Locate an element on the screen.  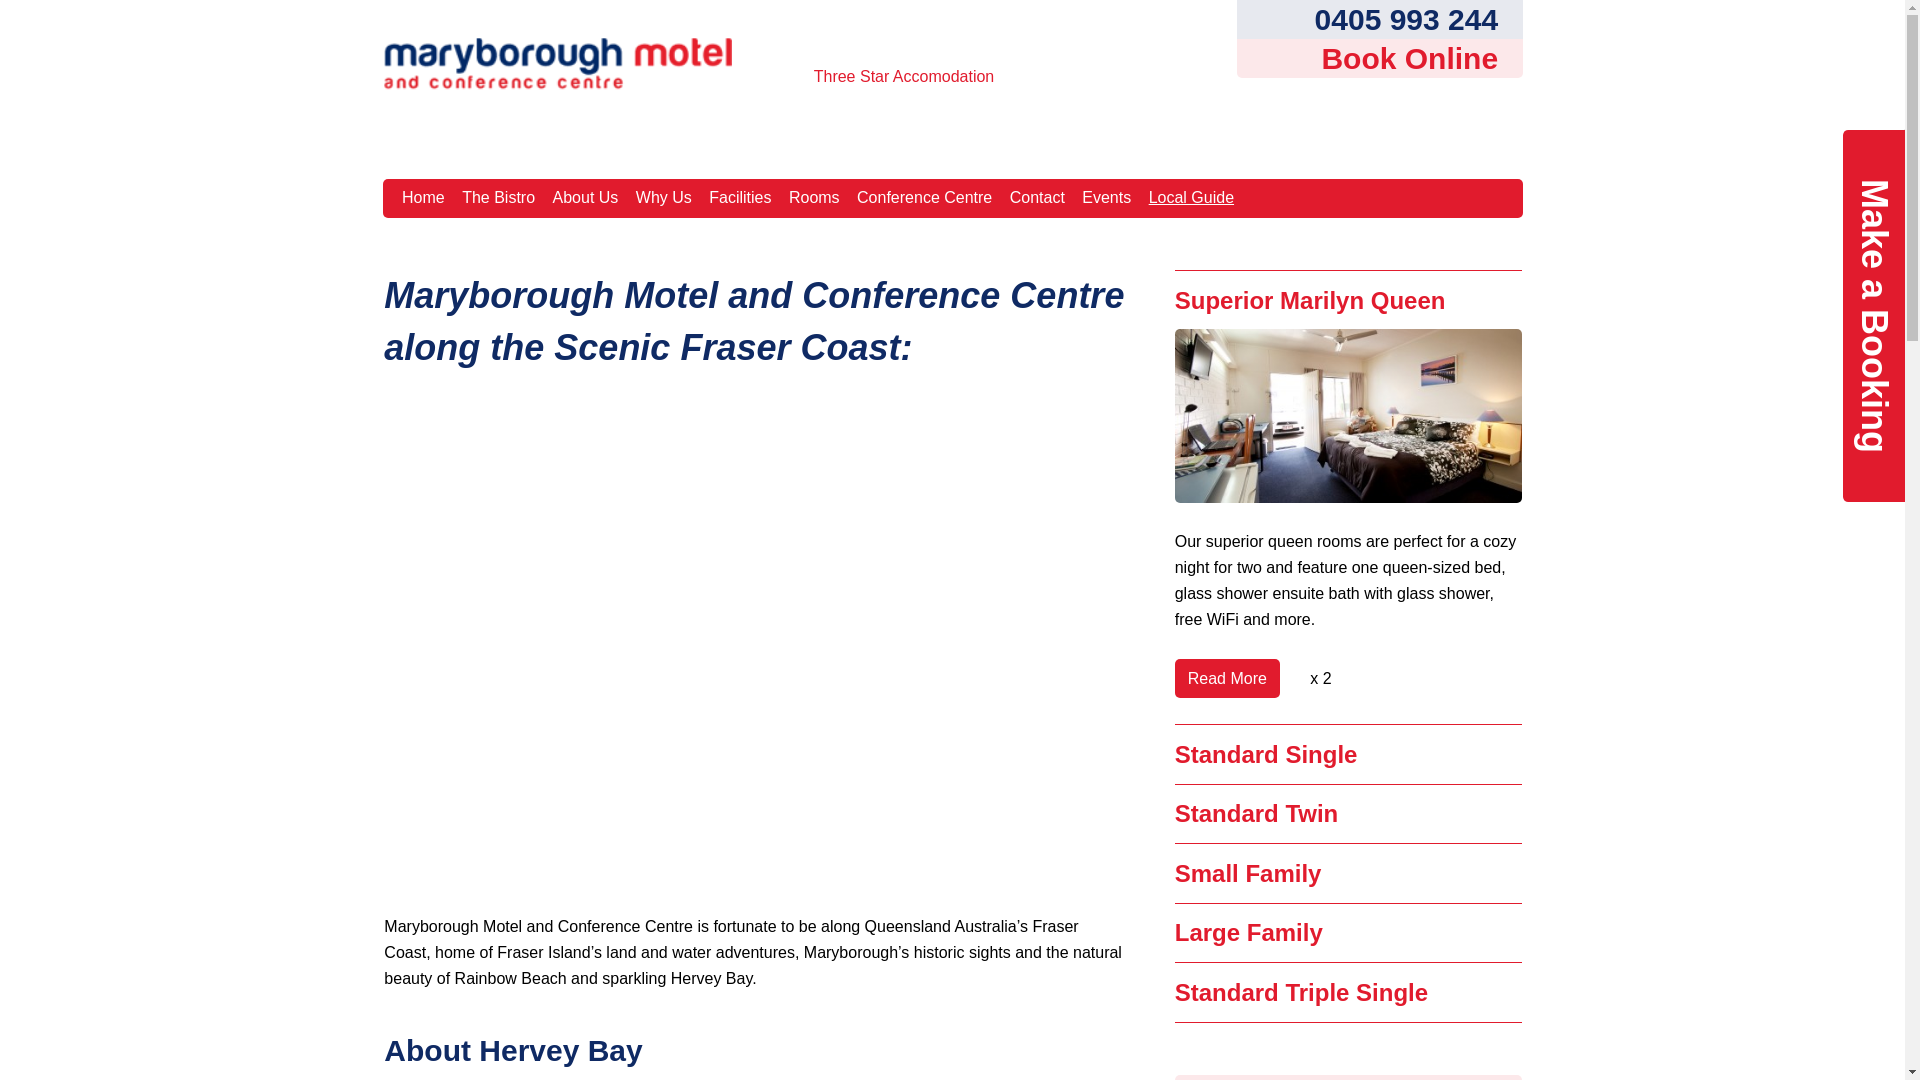
'Standard Single' is located at coordinates (1265, 754).